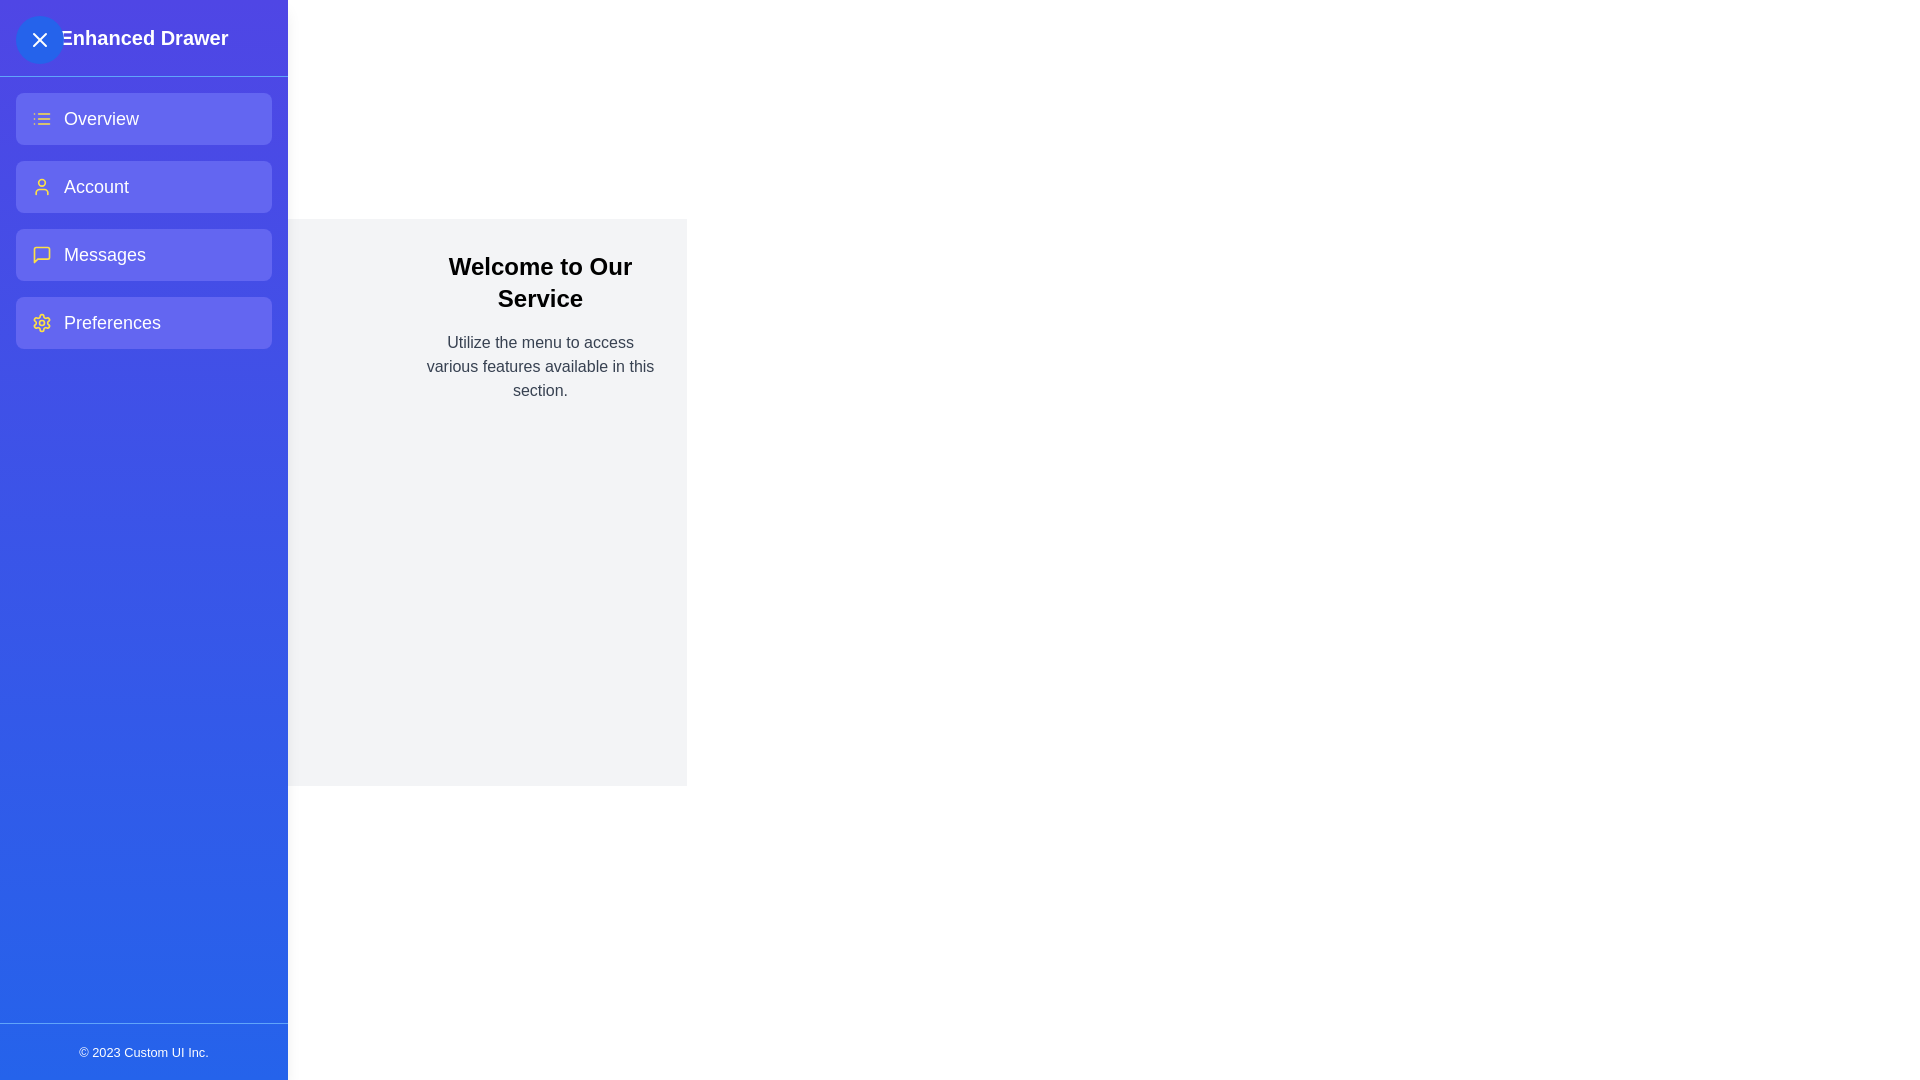 The width and height of the screenshot is (1920, 1080). What do you see at coordinates (143, 253) in the screenshot?
I see `the 'Messages' button with a purple background and yellow message bubble icon for accessibility interactions` at bounding box center [143, 253].